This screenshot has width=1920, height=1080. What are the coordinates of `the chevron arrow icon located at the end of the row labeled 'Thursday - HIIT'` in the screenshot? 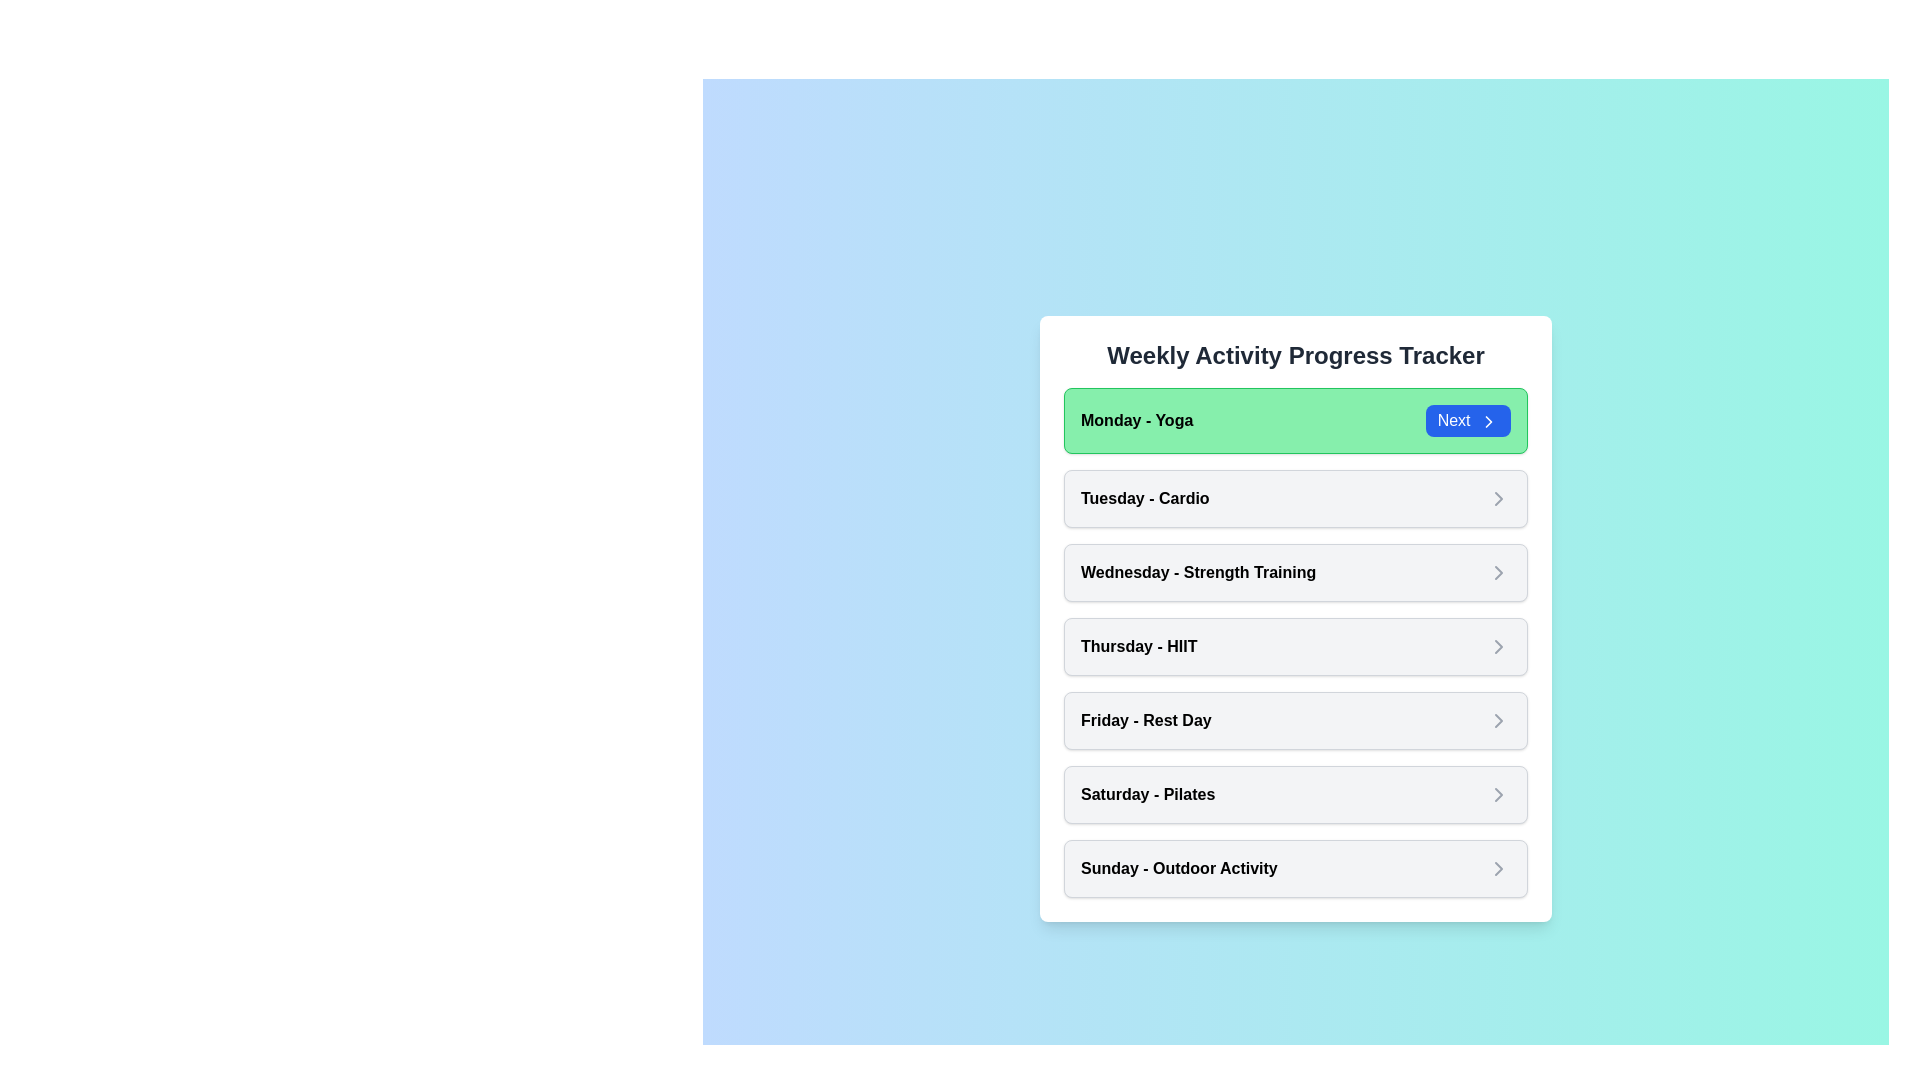 It's located at (1498, 647).